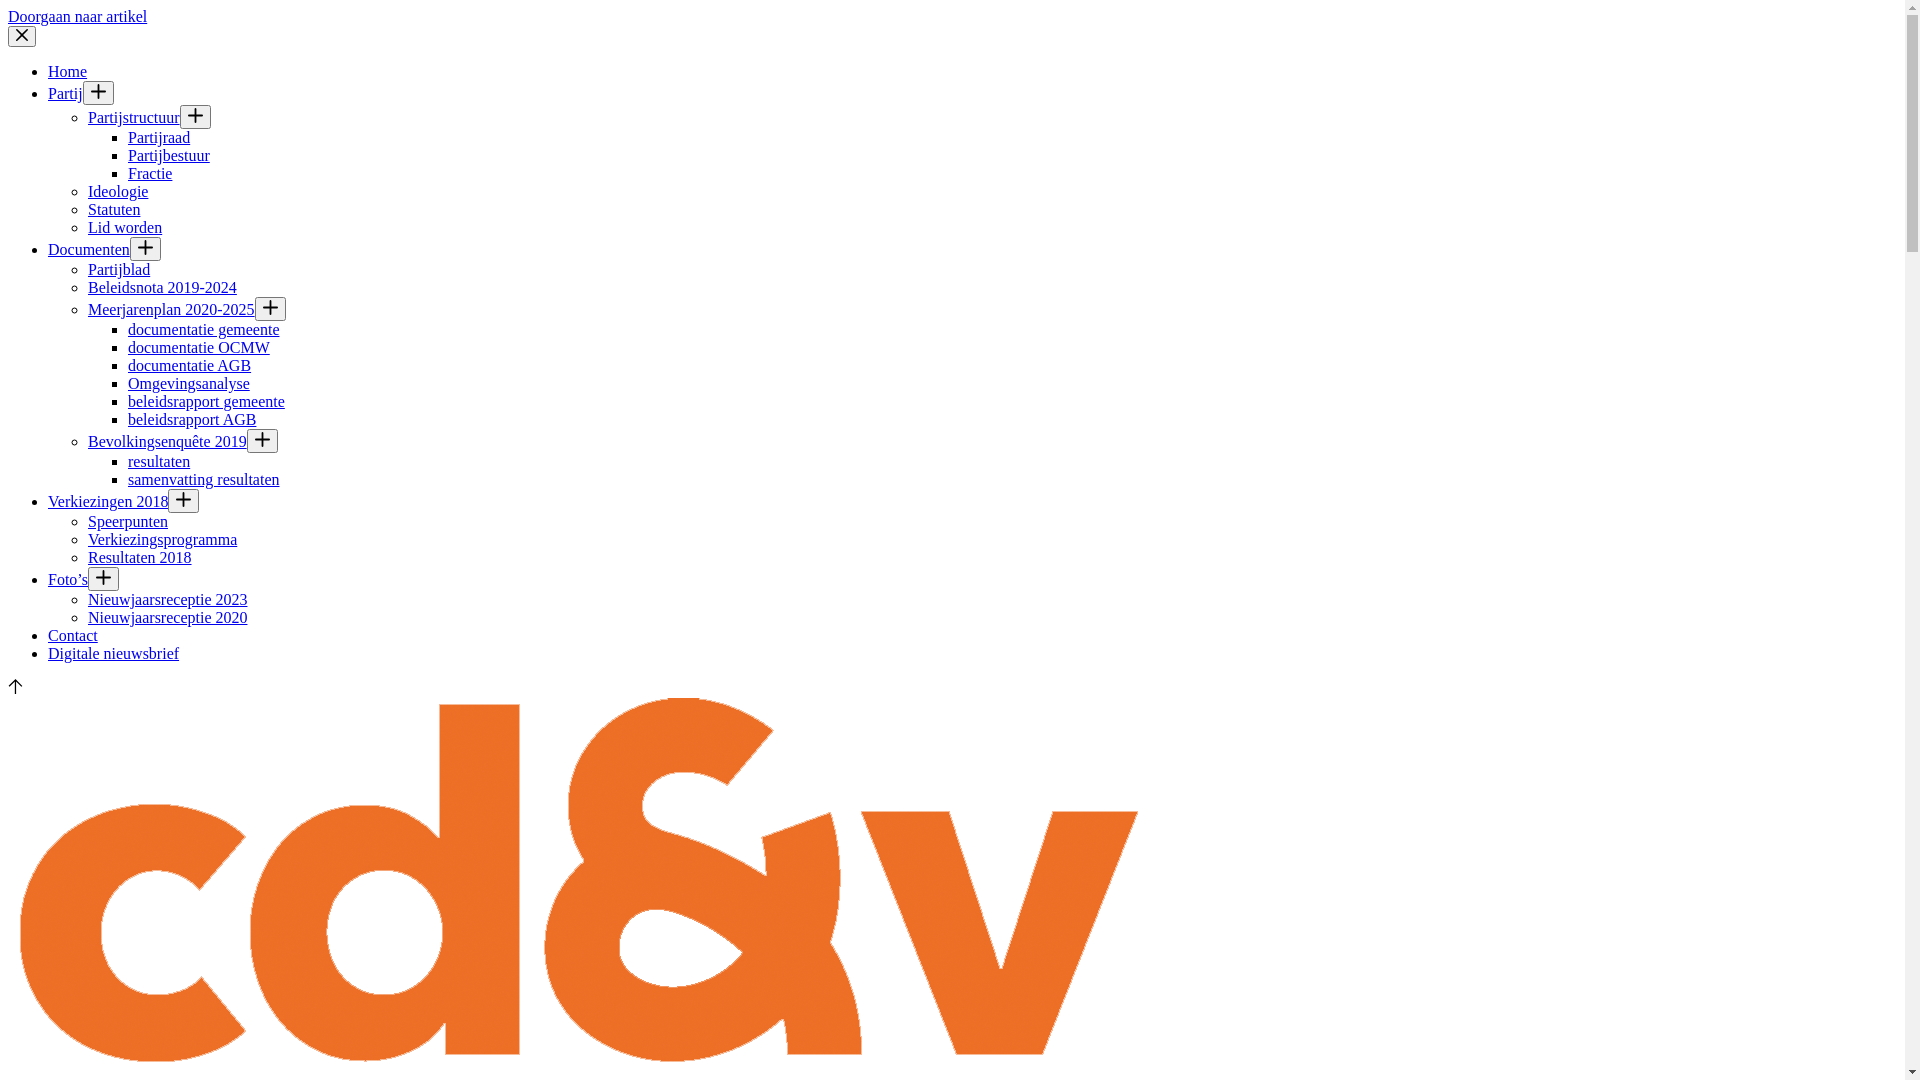 The width and height of the screenshot is (1920, 1080). I want to click on 'Documenten', so click(88, 248).